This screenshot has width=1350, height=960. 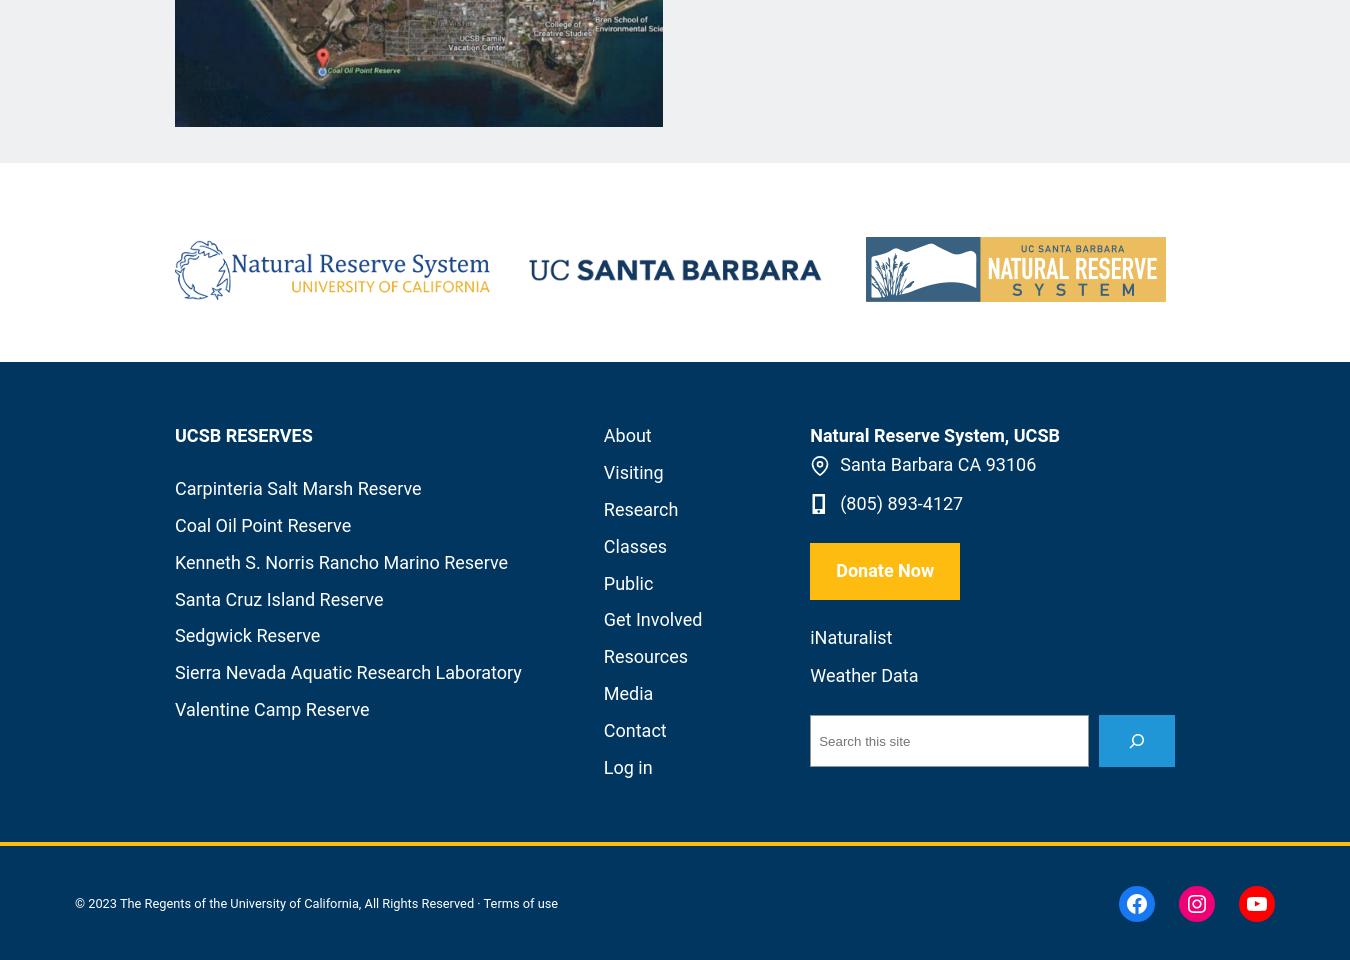 I want to click on 'Classes', so click(x=635, y=545).